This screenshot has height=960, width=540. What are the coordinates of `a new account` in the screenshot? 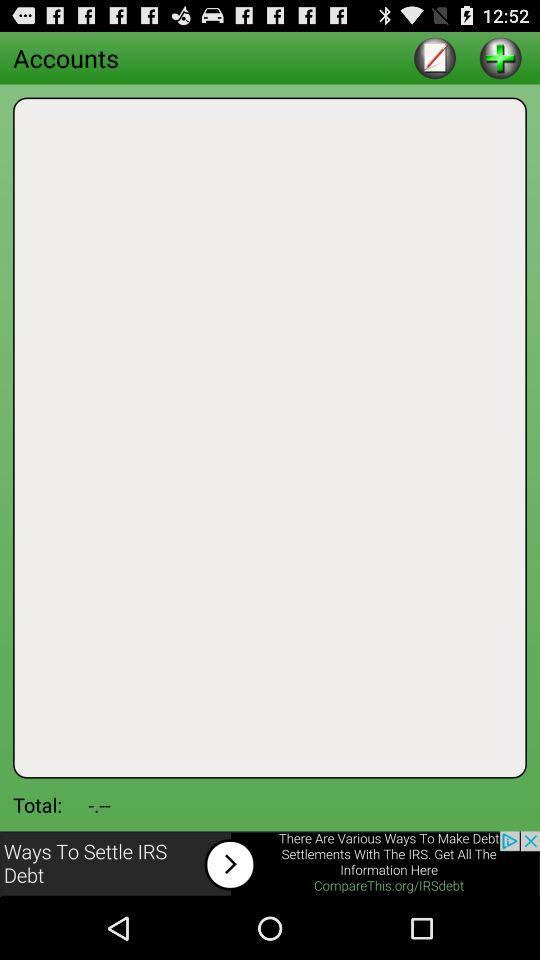 It's located at (499, 56).